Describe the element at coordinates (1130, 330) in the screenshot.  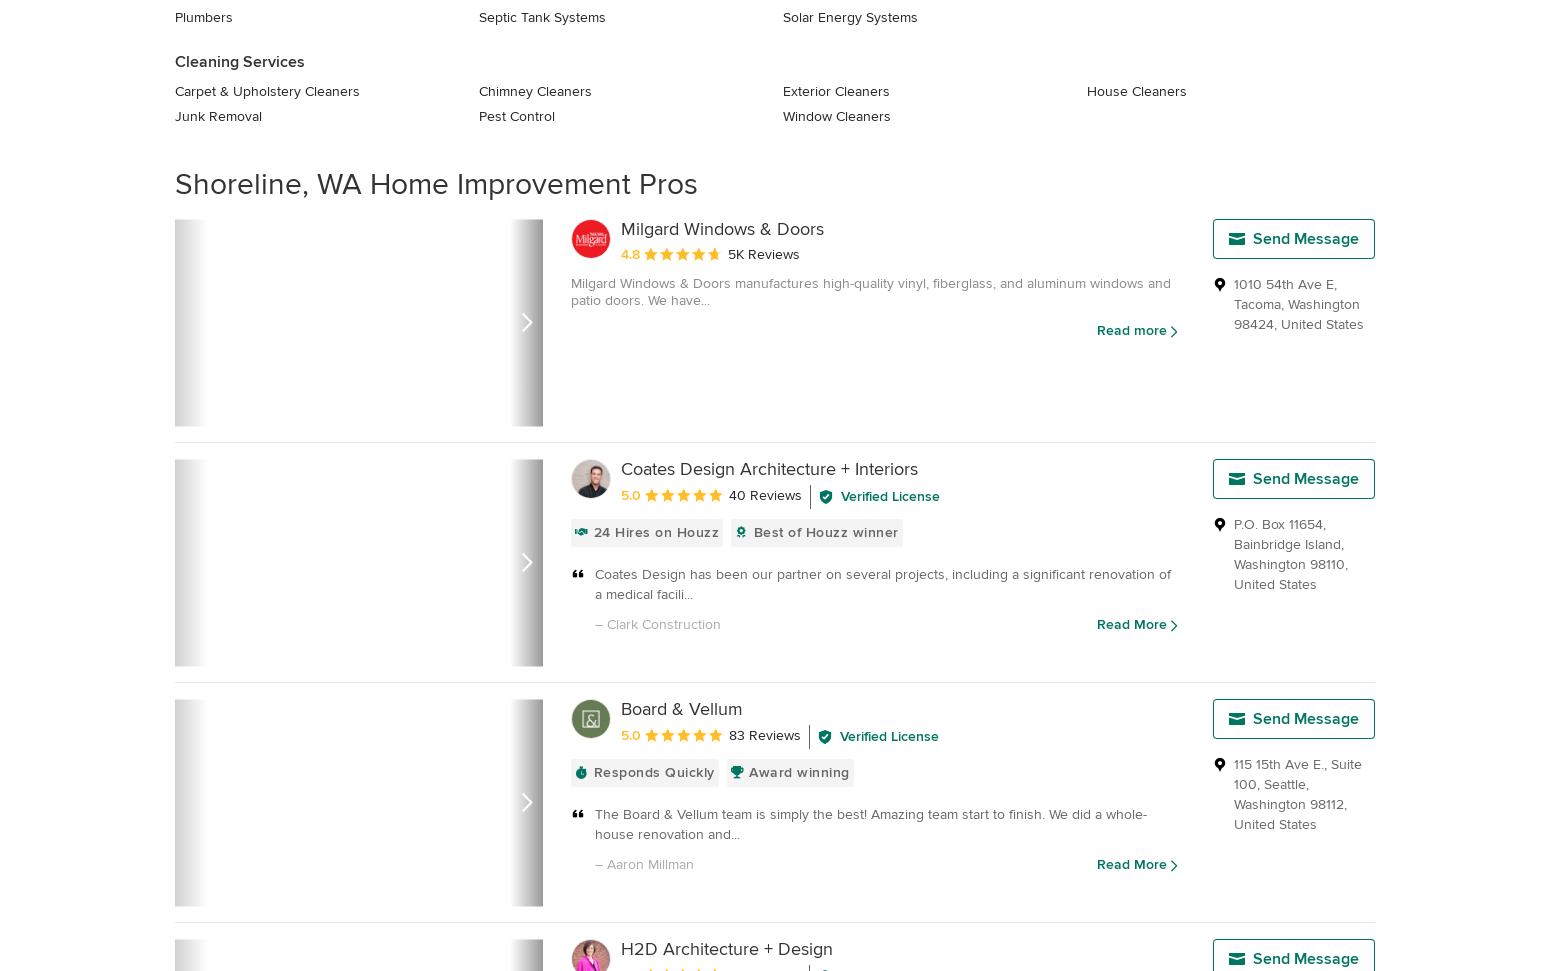
I see `'Read more'` at that location.